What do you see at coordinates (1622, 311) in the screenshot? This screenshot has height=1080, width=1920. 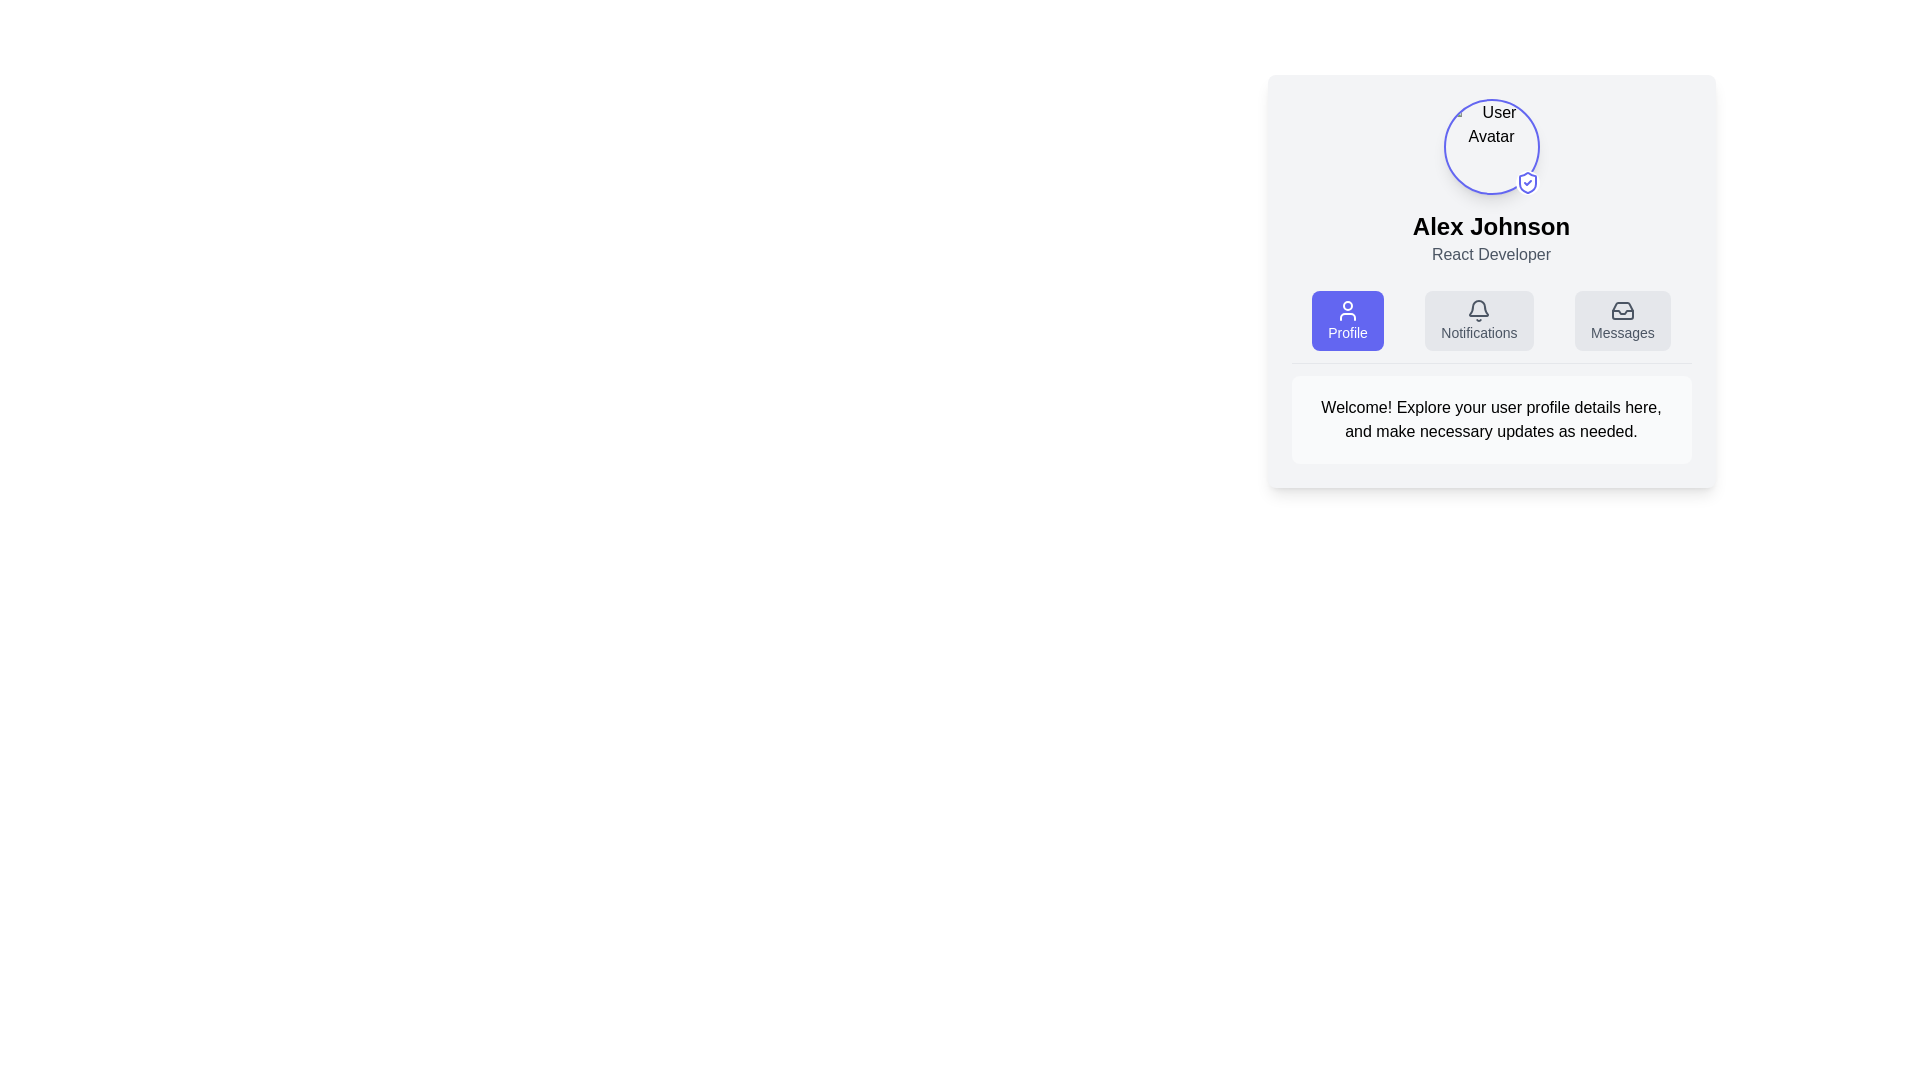 I see `the 'Messages' button, which is the third button in a horizontal group under the user profile section` at bounding box center [1622, 311].